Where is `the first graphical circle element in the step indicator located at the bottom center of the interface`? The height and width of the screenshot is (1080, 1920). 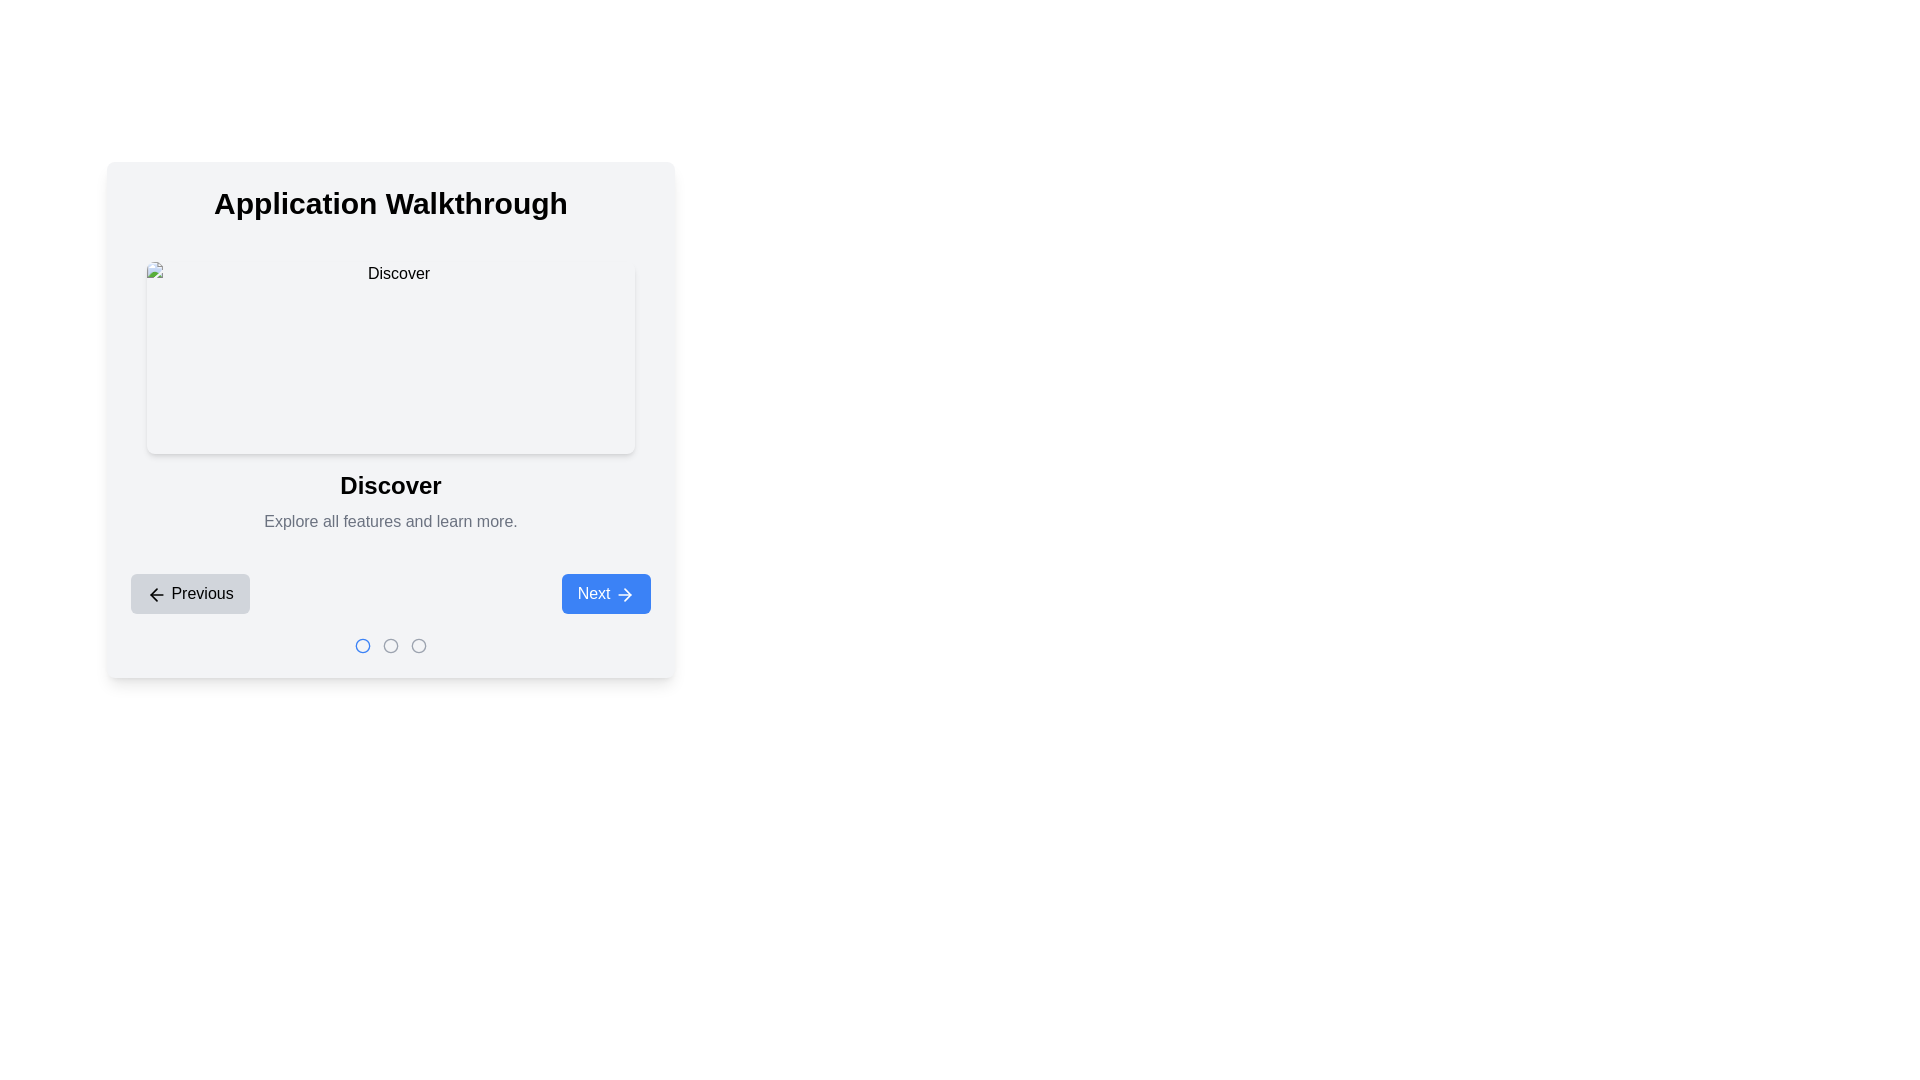
the first graphical circle element in the step indicator located at the bottom center of the interface is located at coordinates (363, 645).